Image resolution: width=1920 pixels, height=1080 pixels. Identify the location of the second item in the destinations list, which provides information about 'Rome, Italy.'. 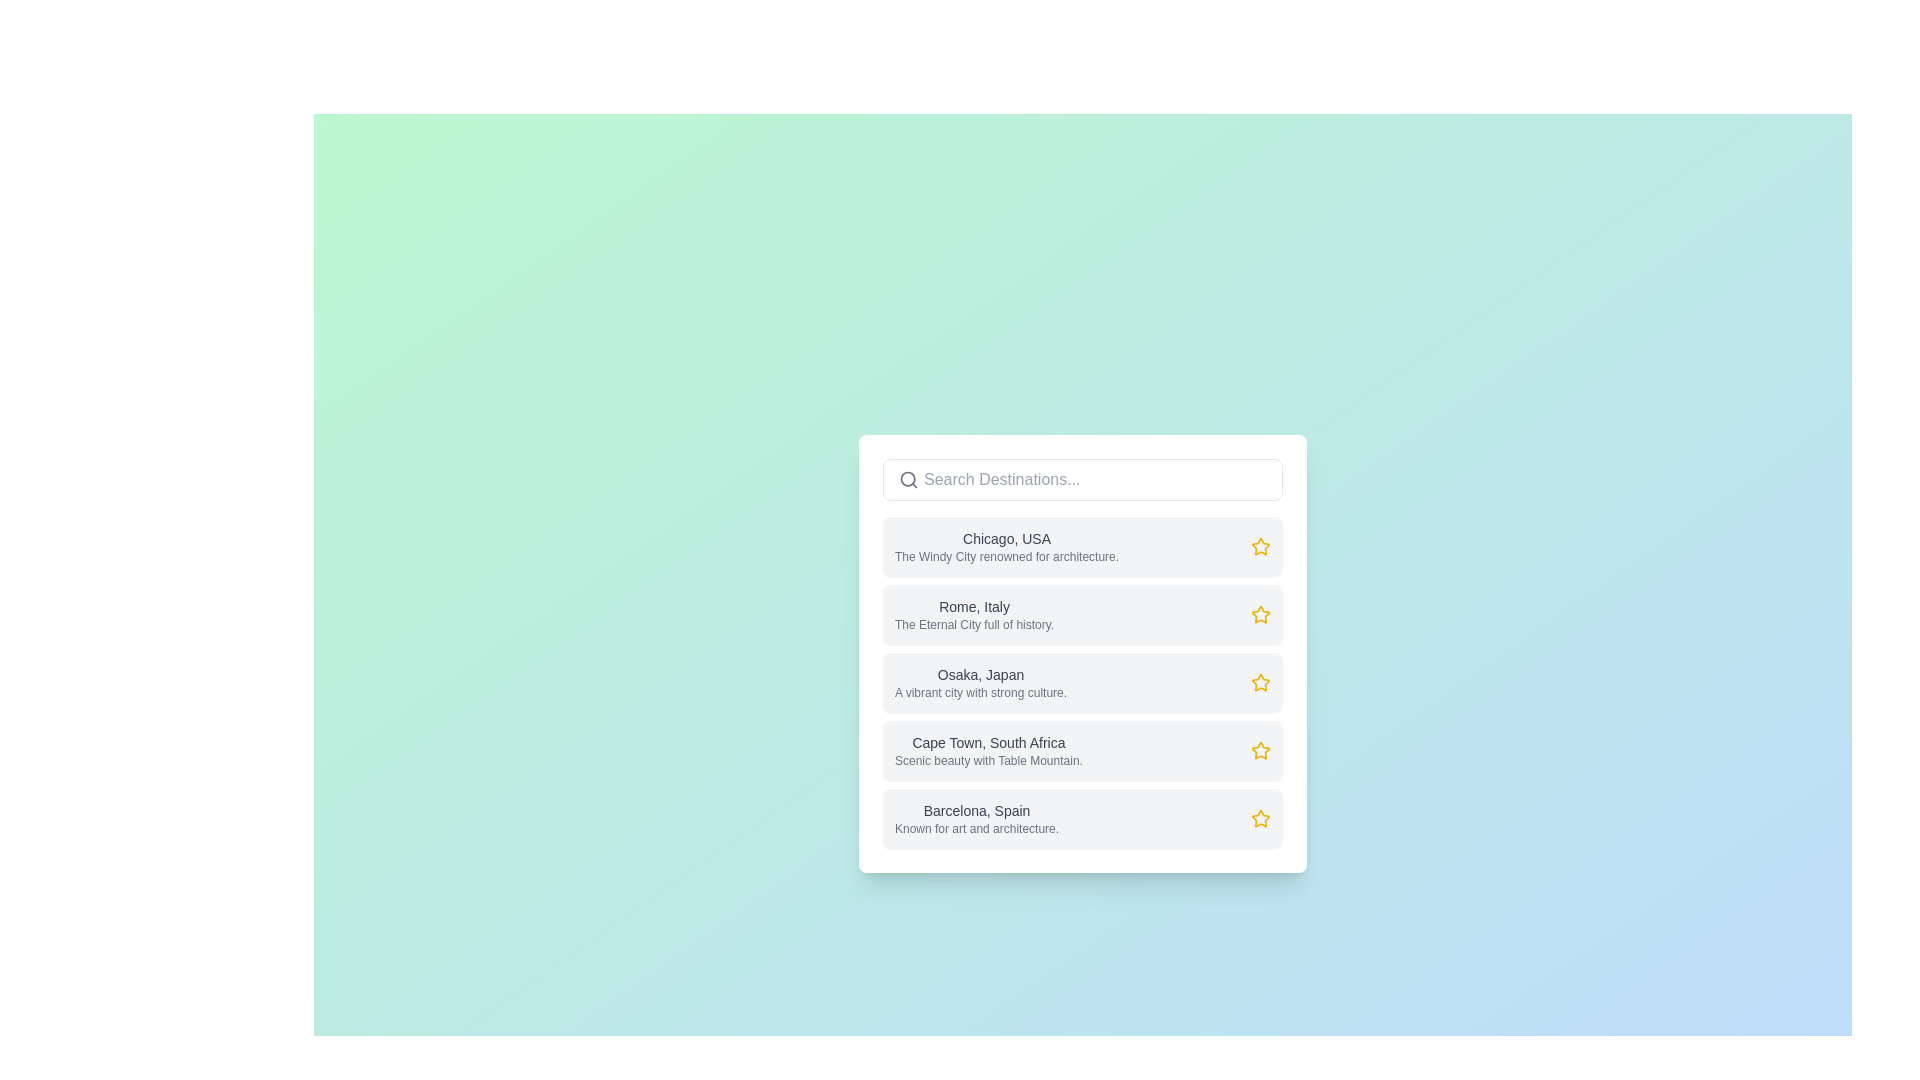
(1082, 613).